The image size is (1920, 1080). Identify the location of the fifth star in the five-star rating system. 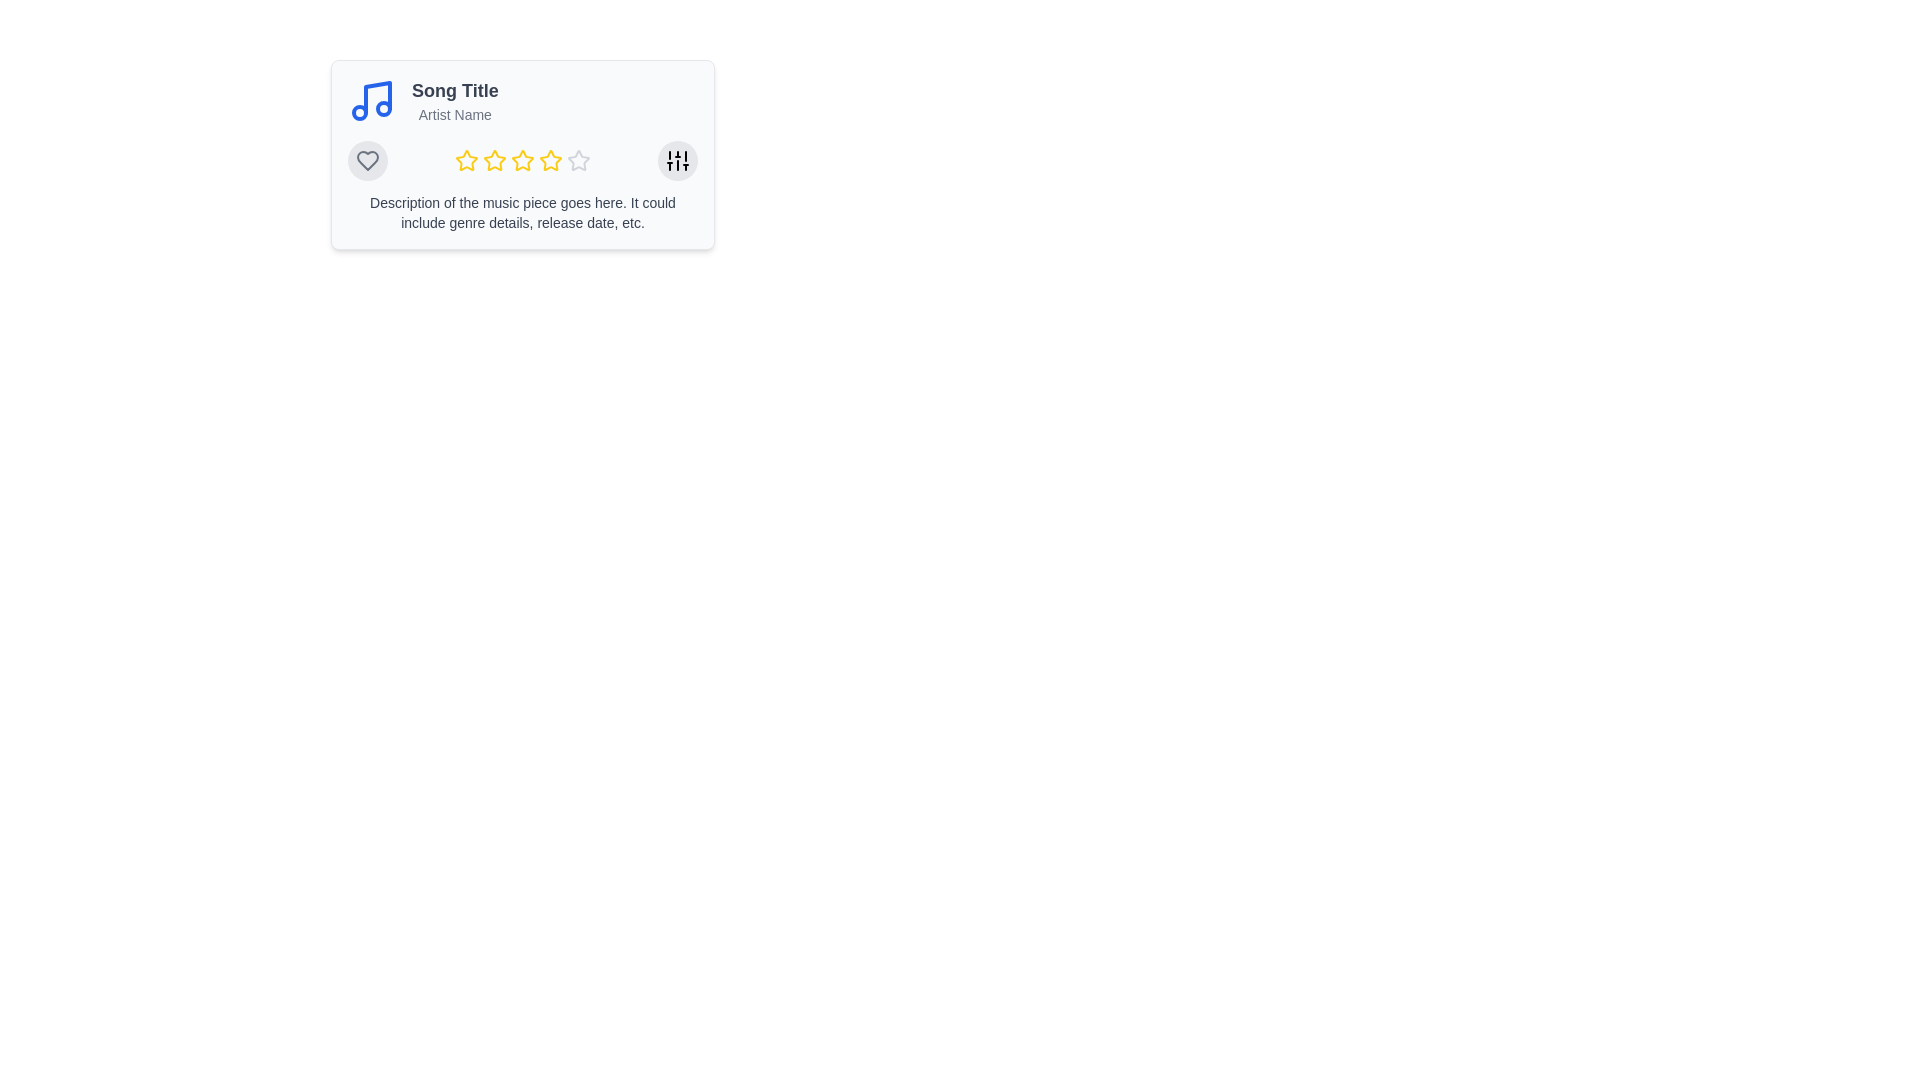
(551, 160).